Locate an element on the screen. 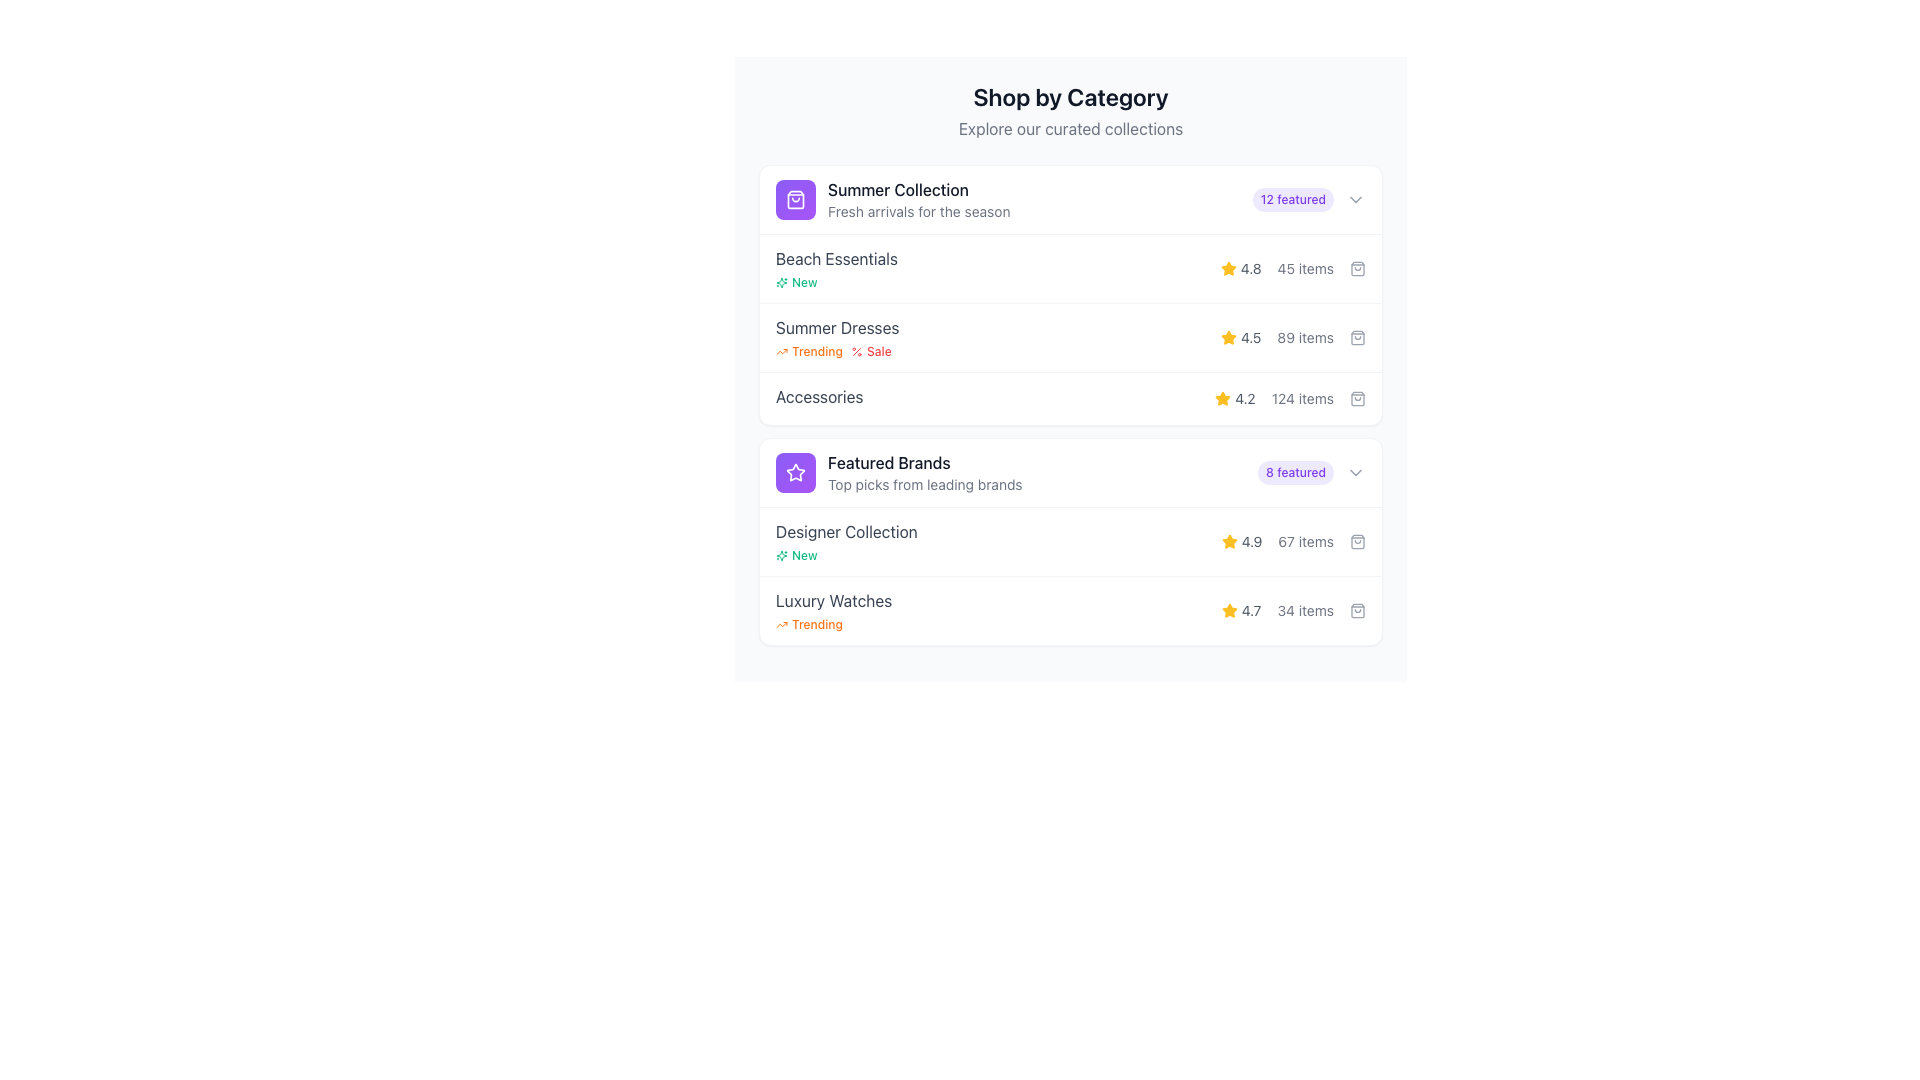 The width and height of the screenshot is (1920, 1080). the rating and item count displayed on the right side of the 'Luxury Watches' section, which is the last visible item in the horizontally-aligned group of text and icons is located at coordinates (1293, 609).